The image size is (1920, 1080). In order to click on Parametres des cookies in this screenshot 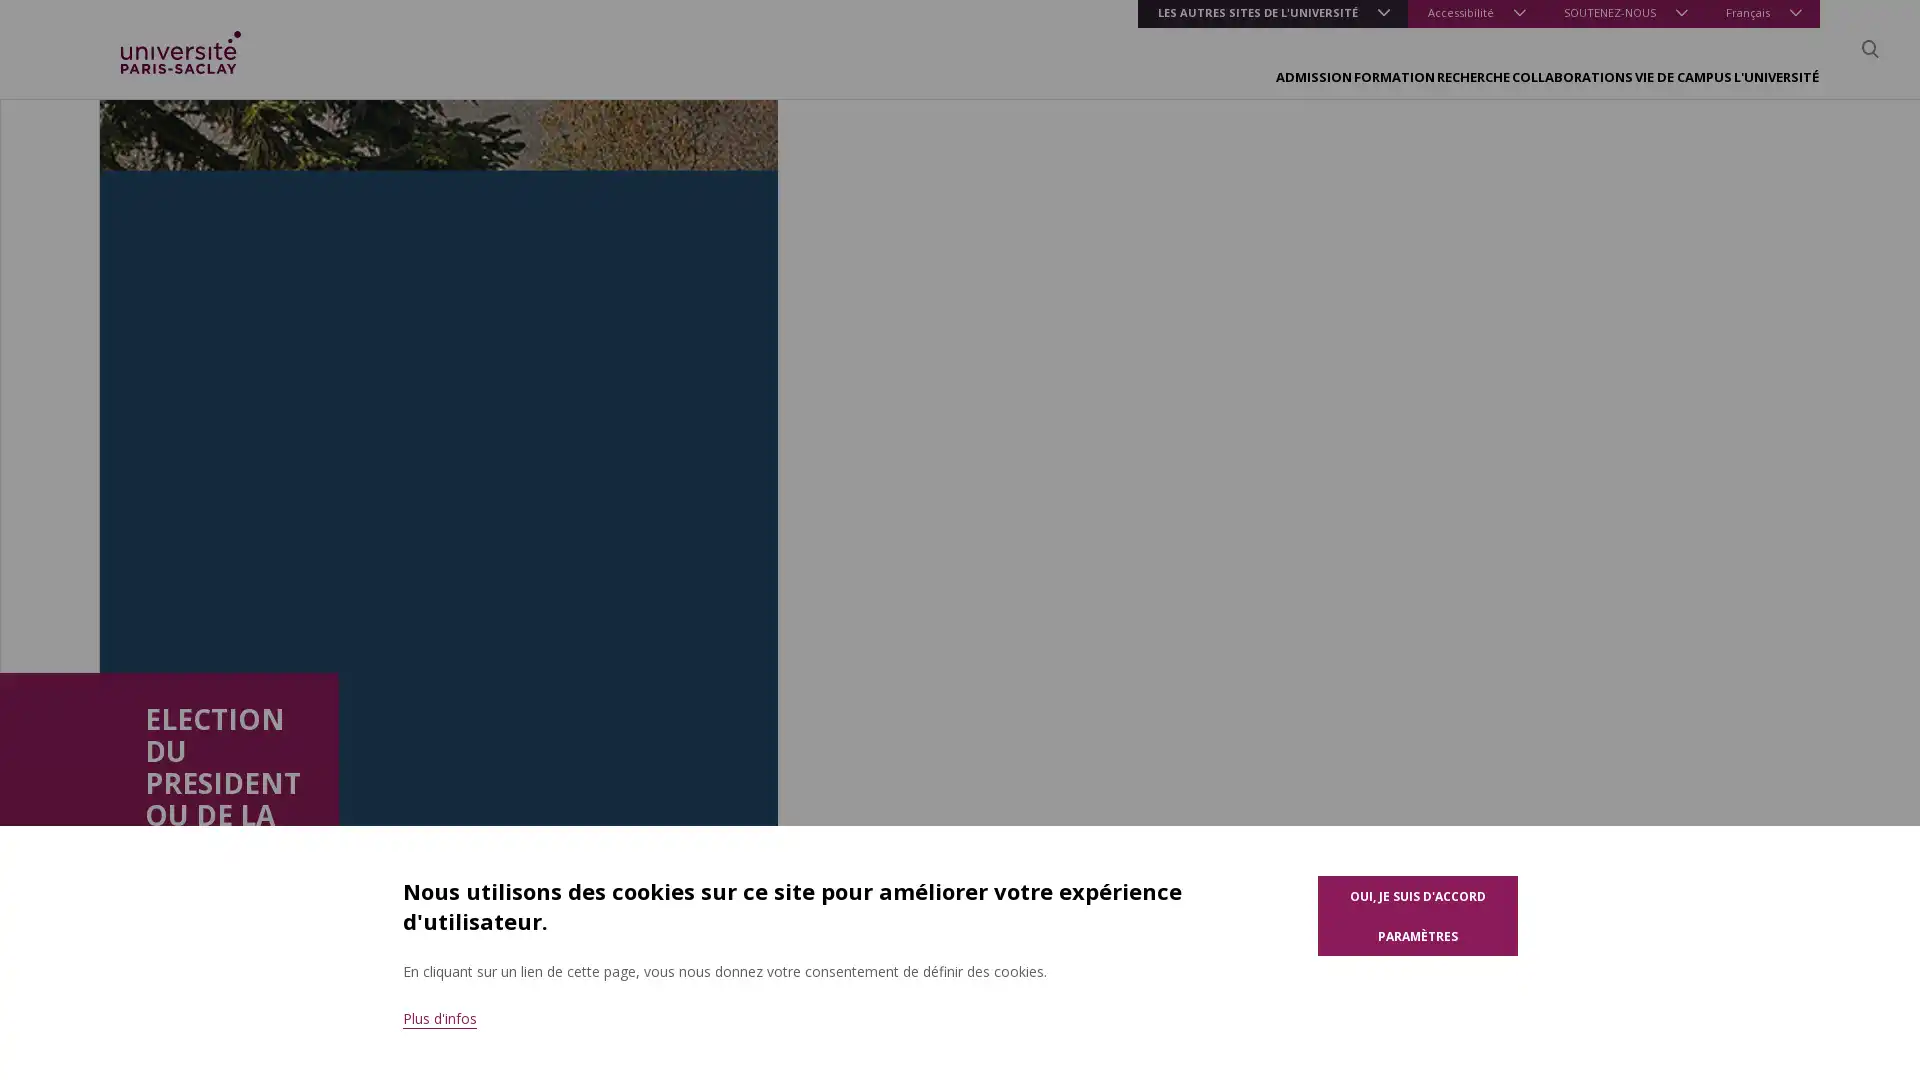, I will do `click(1415, 950)`.